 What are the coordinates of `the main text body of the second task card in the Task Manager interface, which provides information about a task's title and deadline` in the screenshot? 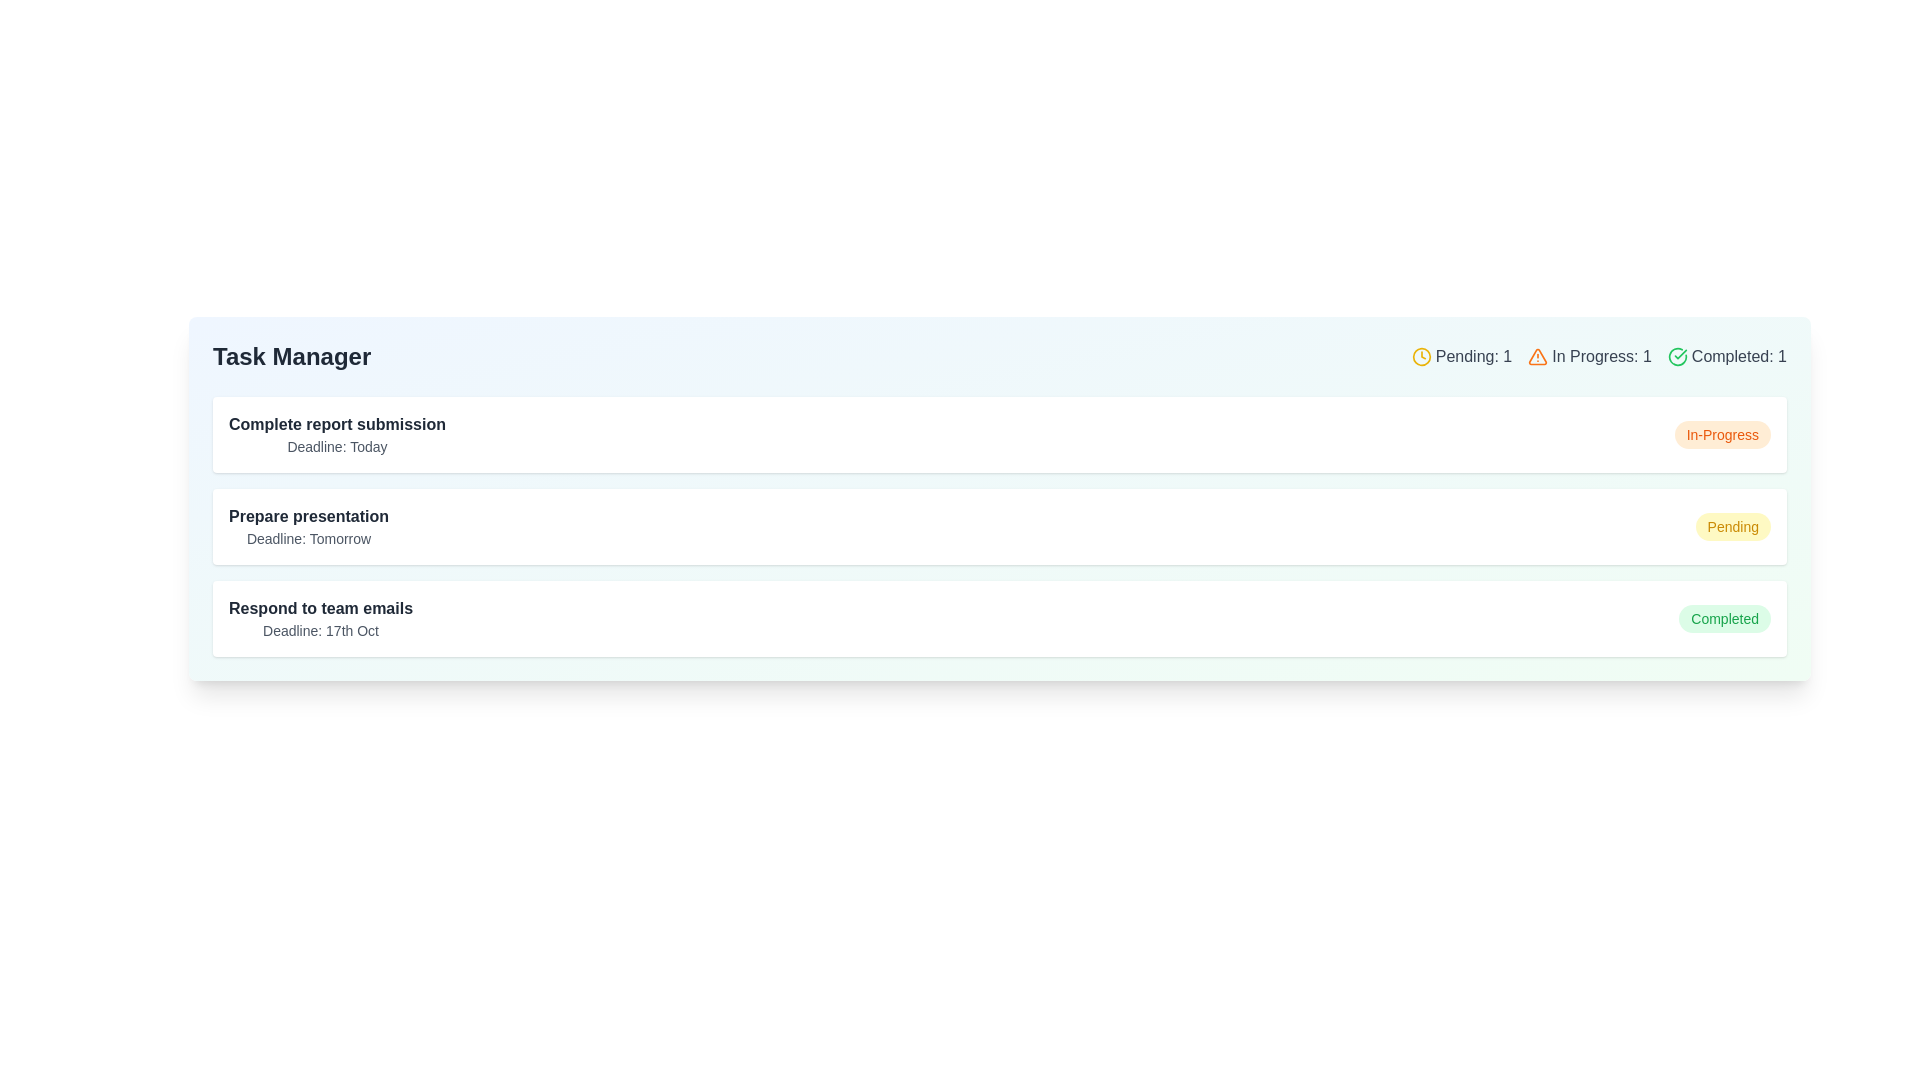 It's located at (308, 526).